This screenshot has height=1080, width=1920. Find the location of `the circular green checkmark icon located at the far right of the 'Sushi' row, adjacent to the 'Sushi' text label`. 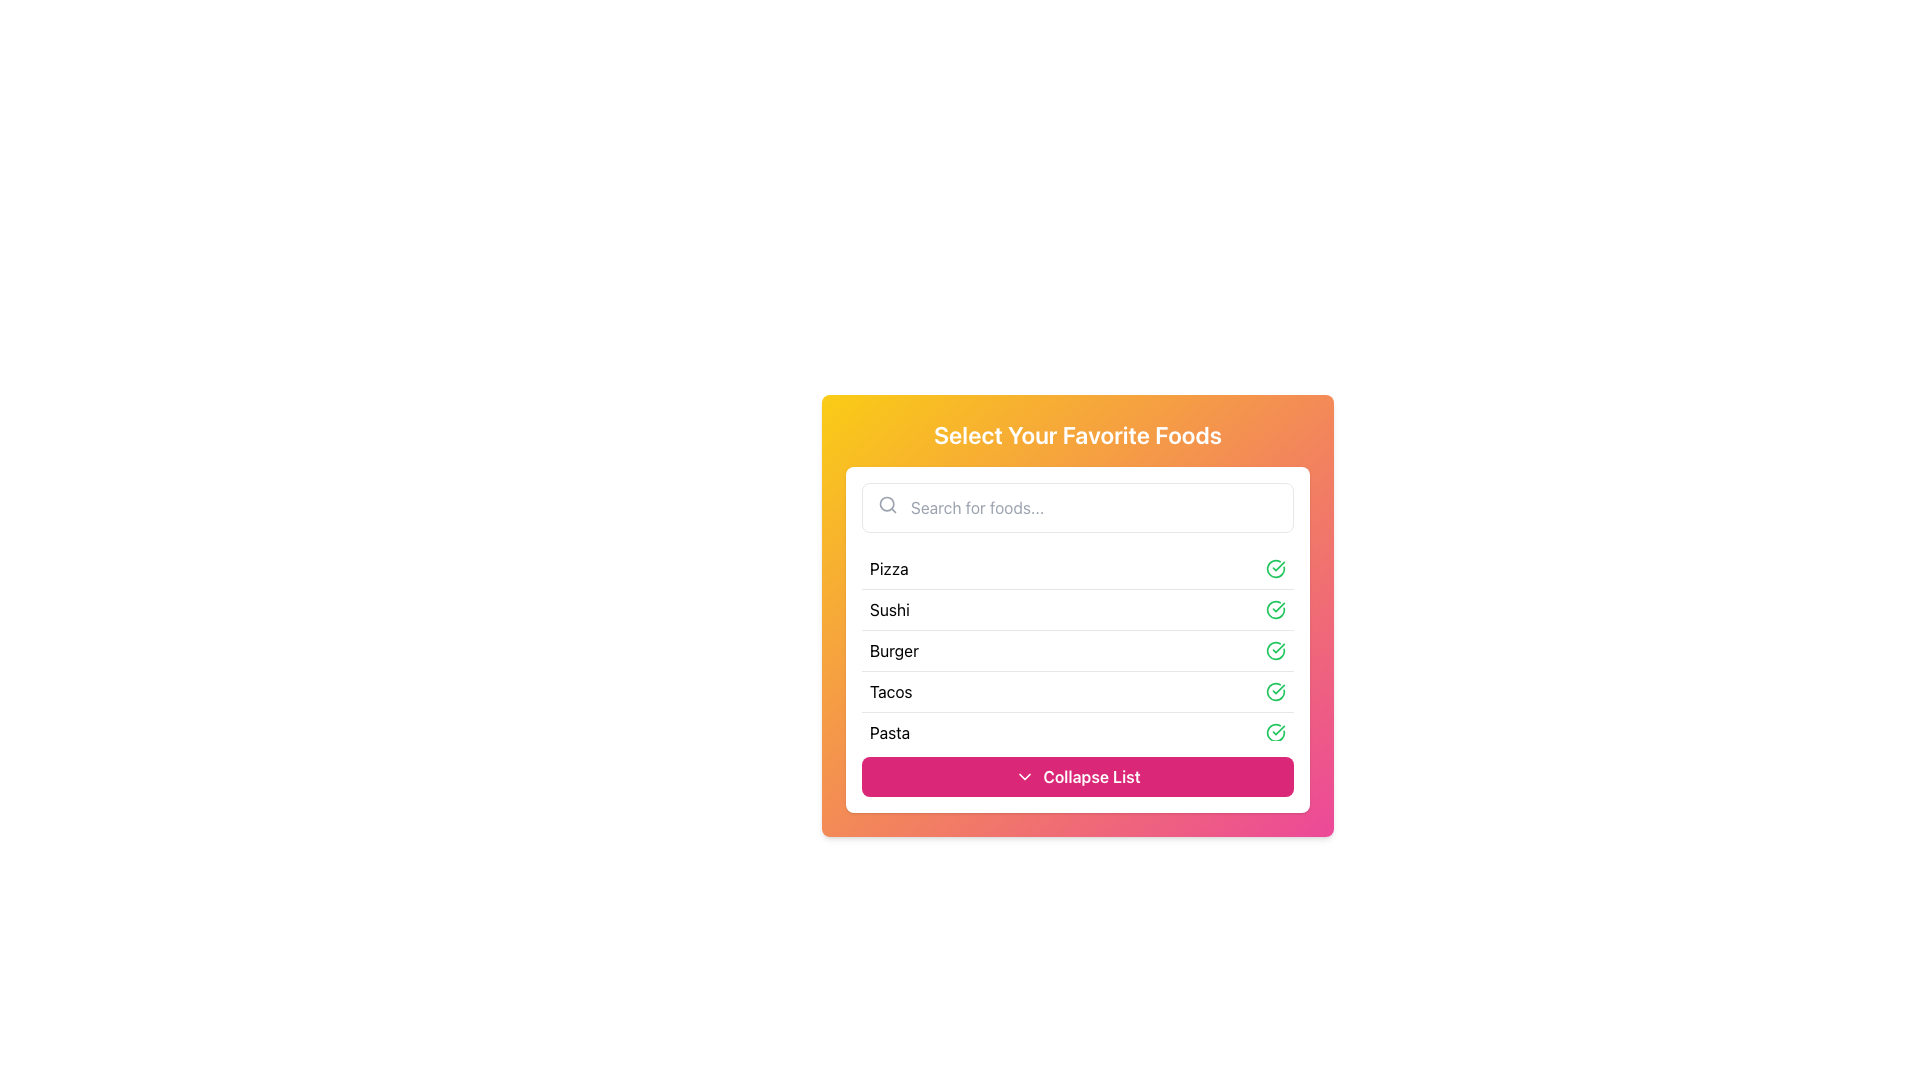

the circular green checkmark icon located at the far right of the 'Sushi' row, adjacent to the 'Sushi' text label is located at coordinates (1275, 608).